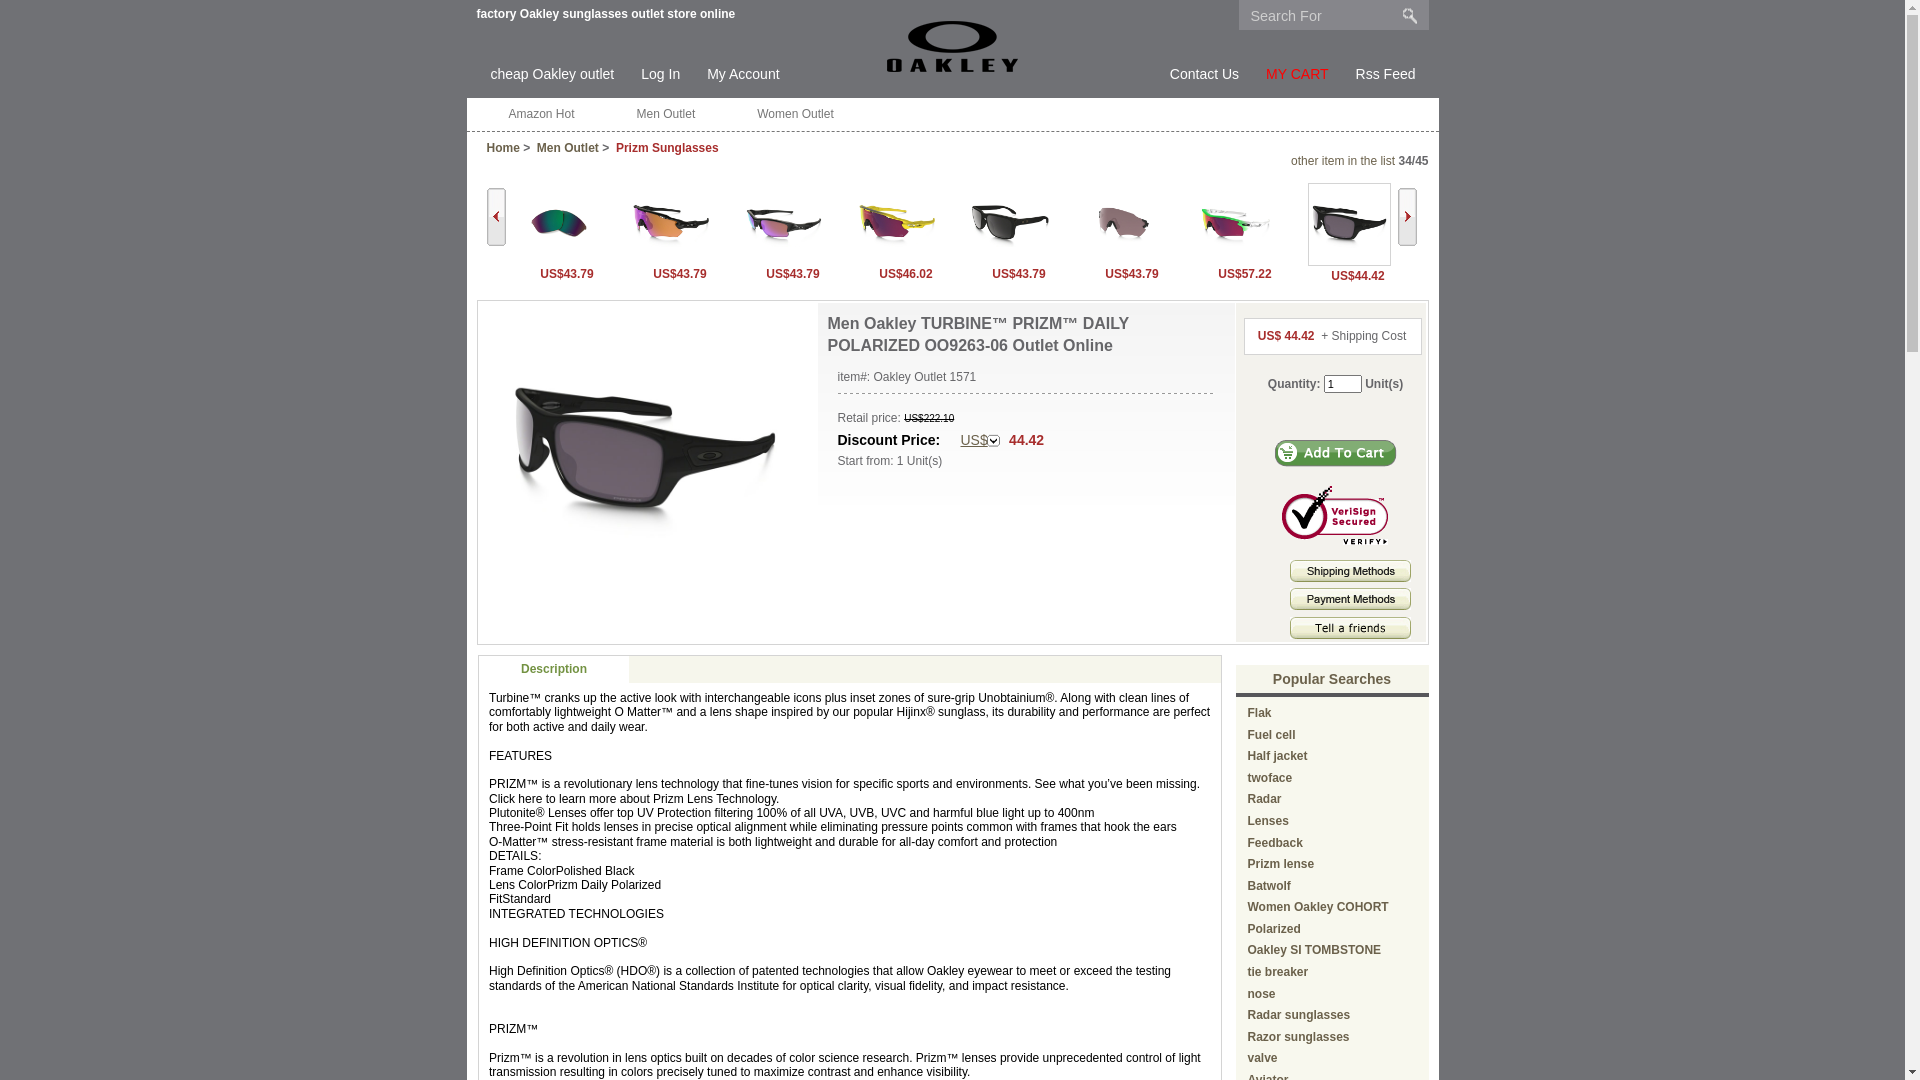  Describe the element at coordinates (1247, 863) in the screenshot. I see `'Prizm lense'` at that location.